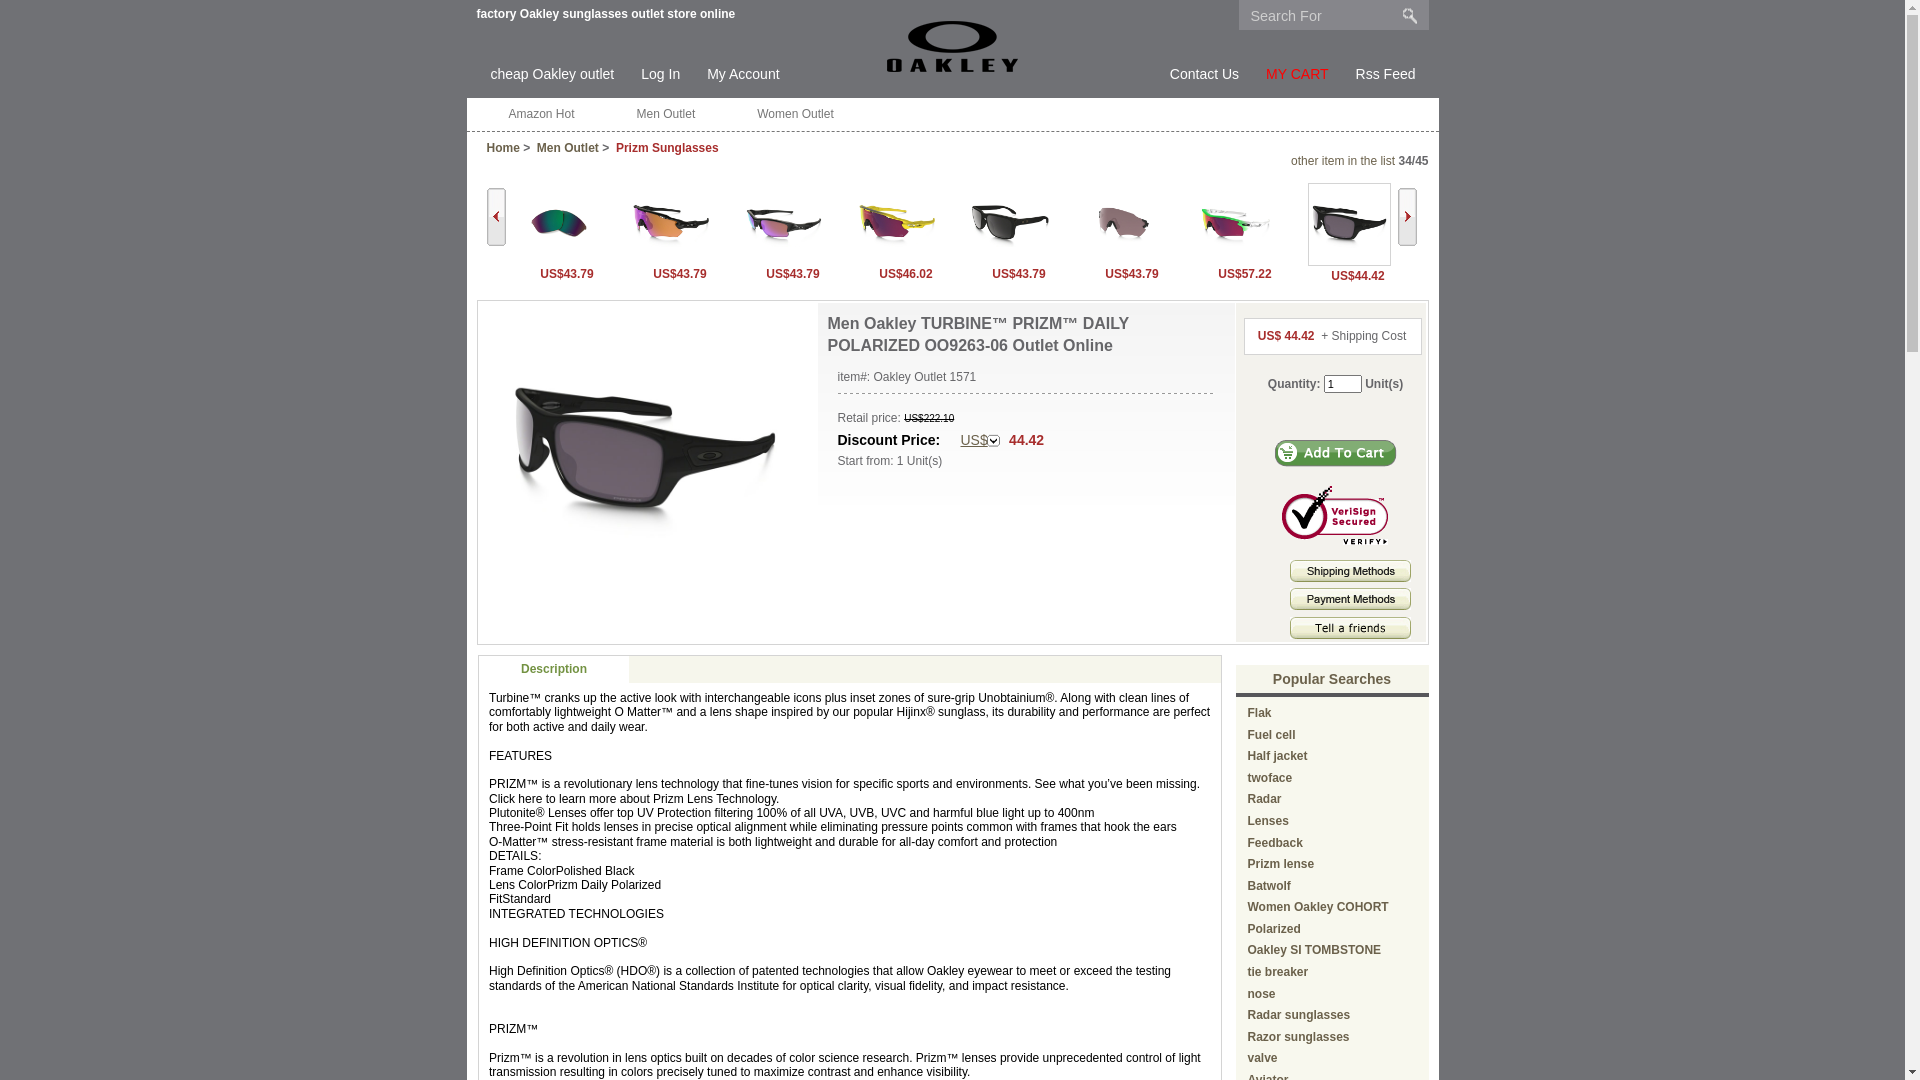  Describe the element at coordinates (1247, 863) in the screenshot. I see `'Prizm lense'` at that location.